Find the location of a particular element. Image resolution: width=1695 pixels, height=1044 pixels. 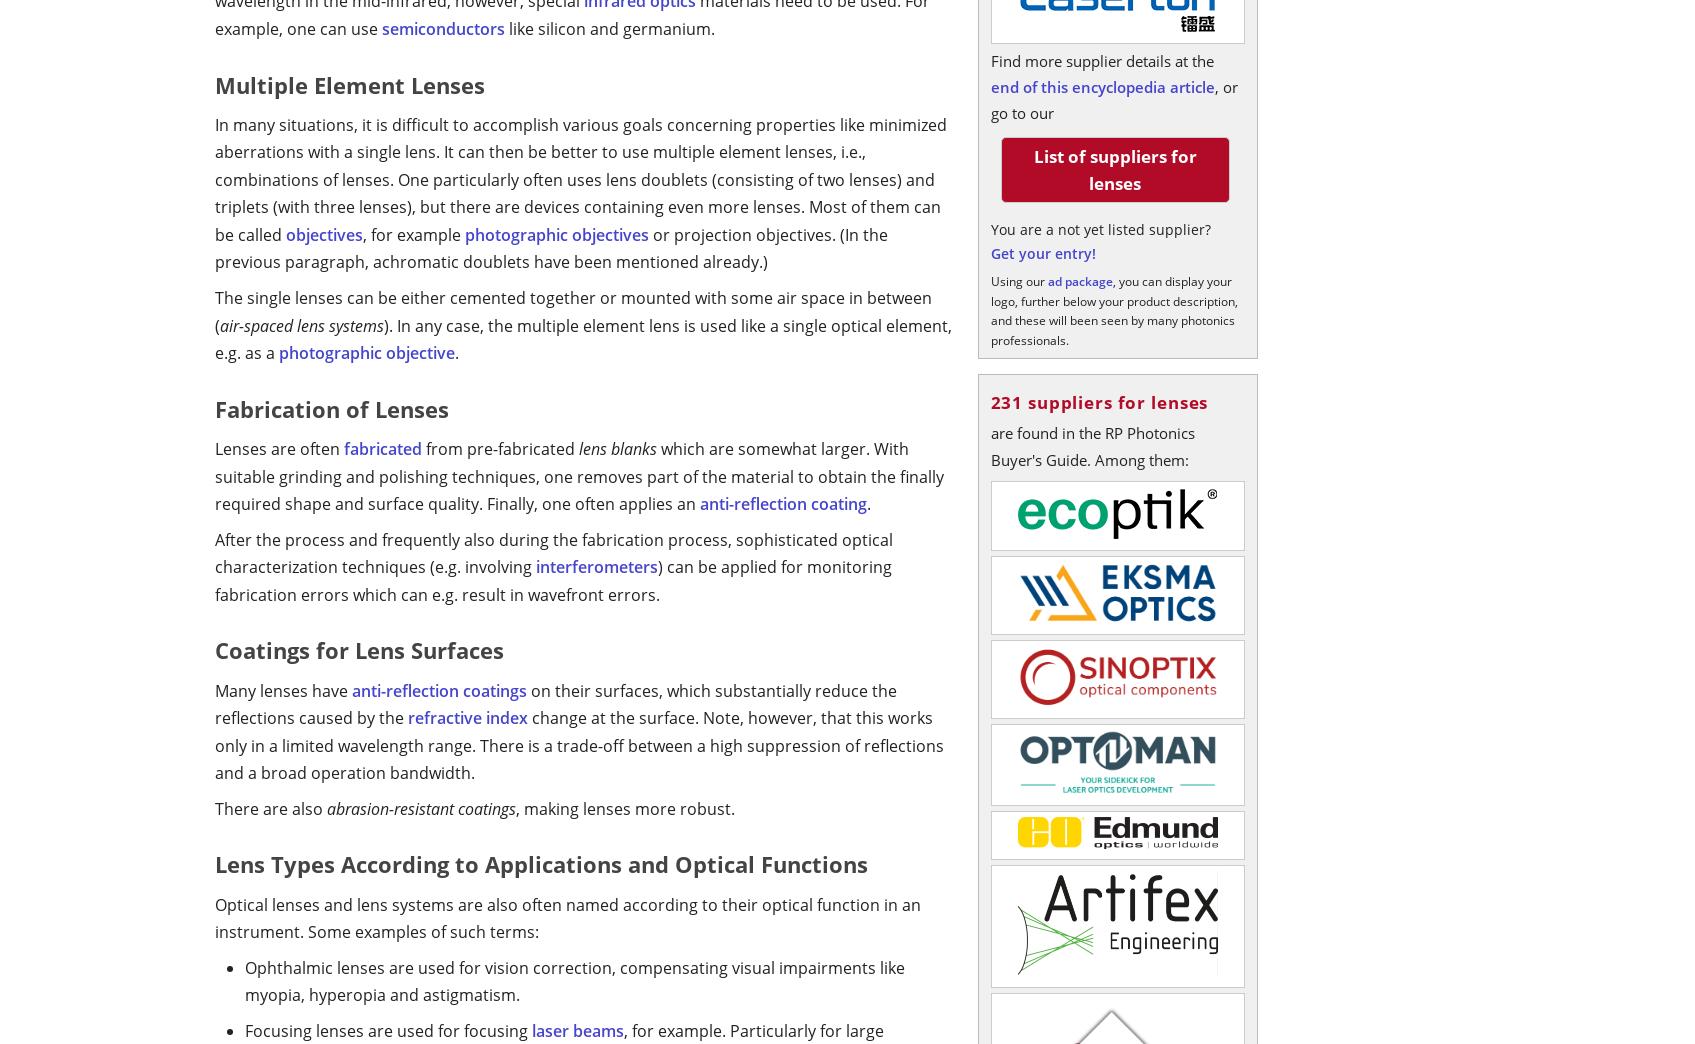

'which are somewhat larger. With suitable grinding and polishing techniques, one removes part of the material to obtain the finally required shape and surface quality. Finally, one often applies an' is located at coordinates (579, 476).